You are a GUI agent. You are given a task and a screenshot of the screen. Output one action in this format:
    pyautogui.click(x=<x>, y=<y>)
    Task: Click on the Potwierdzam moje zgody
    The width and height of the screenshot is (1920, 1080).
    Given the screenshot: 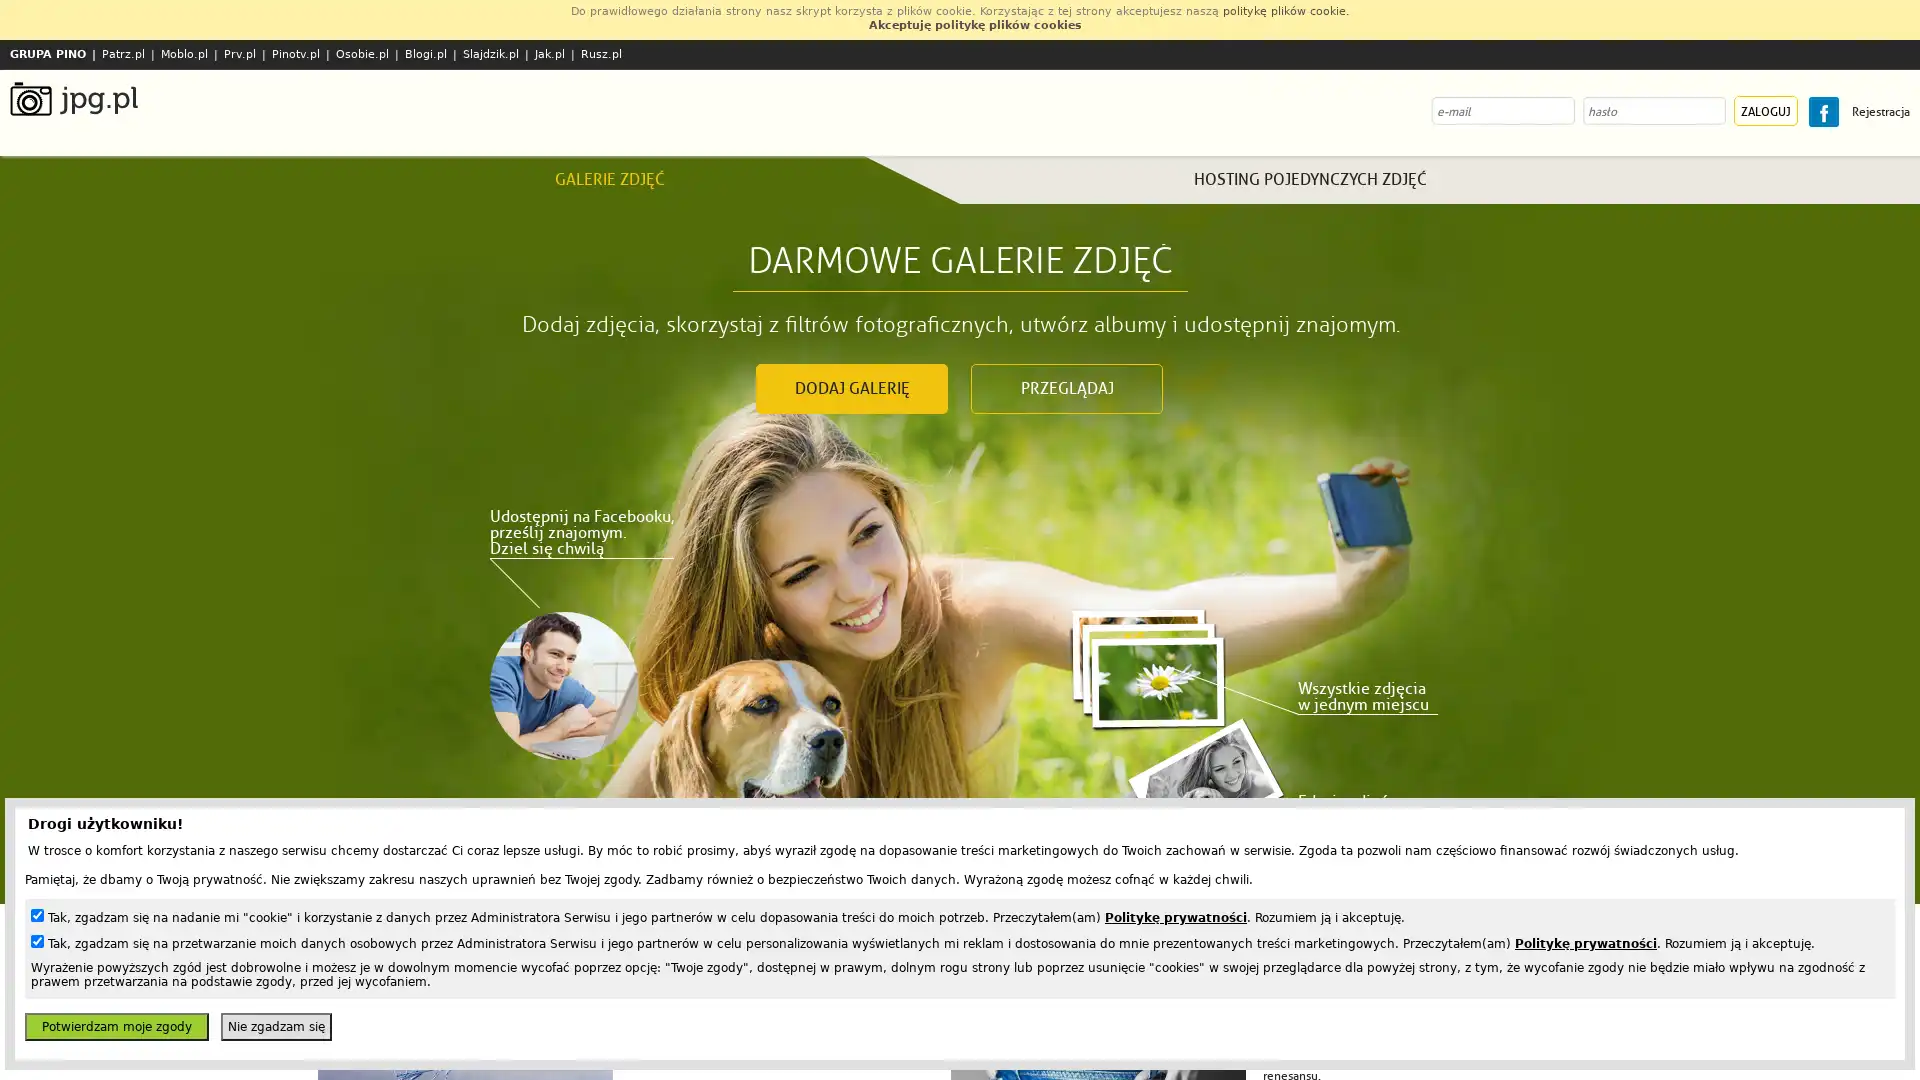 What is the action you would take?
    pyautogui.click(x=115, y=1026)
    